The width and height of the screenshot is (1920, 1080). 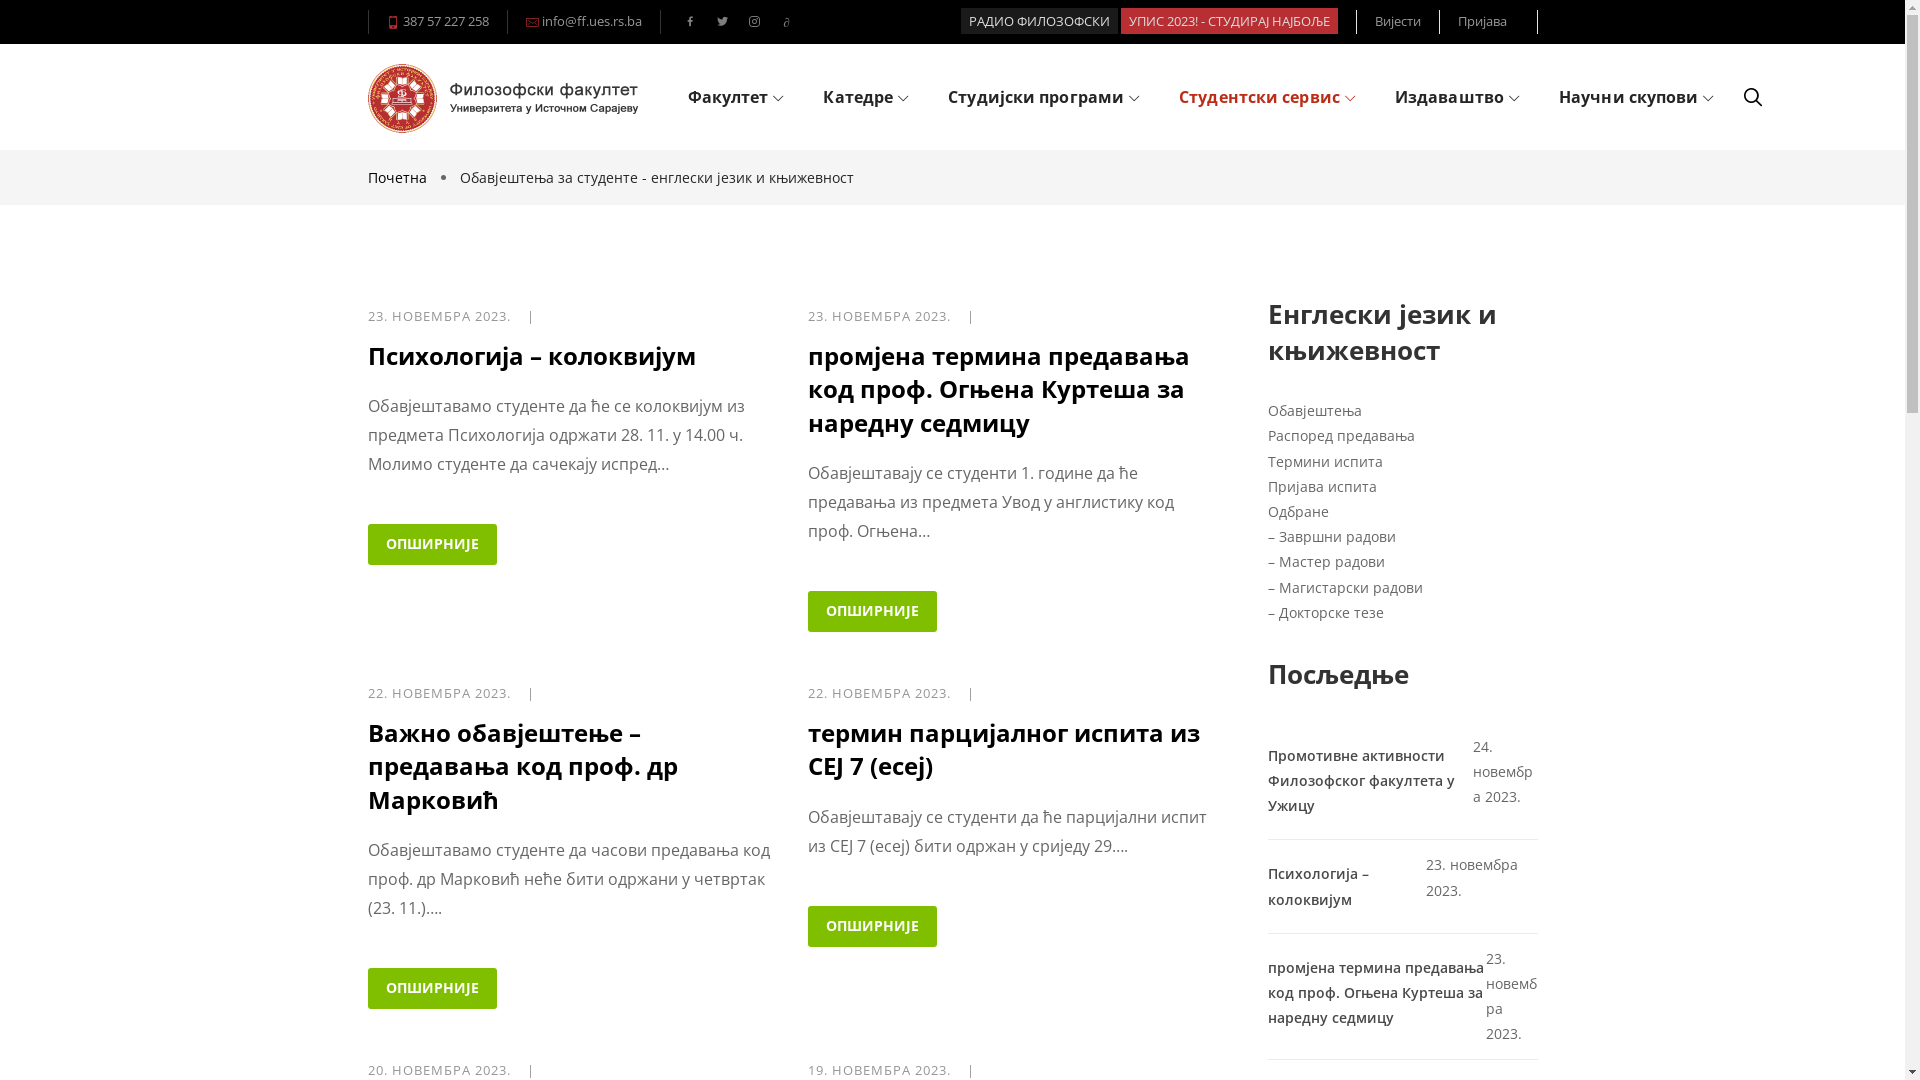 What do you see at coordinates (588, 20) in the screenshot?
I see `'info@ff.ues.rs.ba'` at bounding box center [588, 20].